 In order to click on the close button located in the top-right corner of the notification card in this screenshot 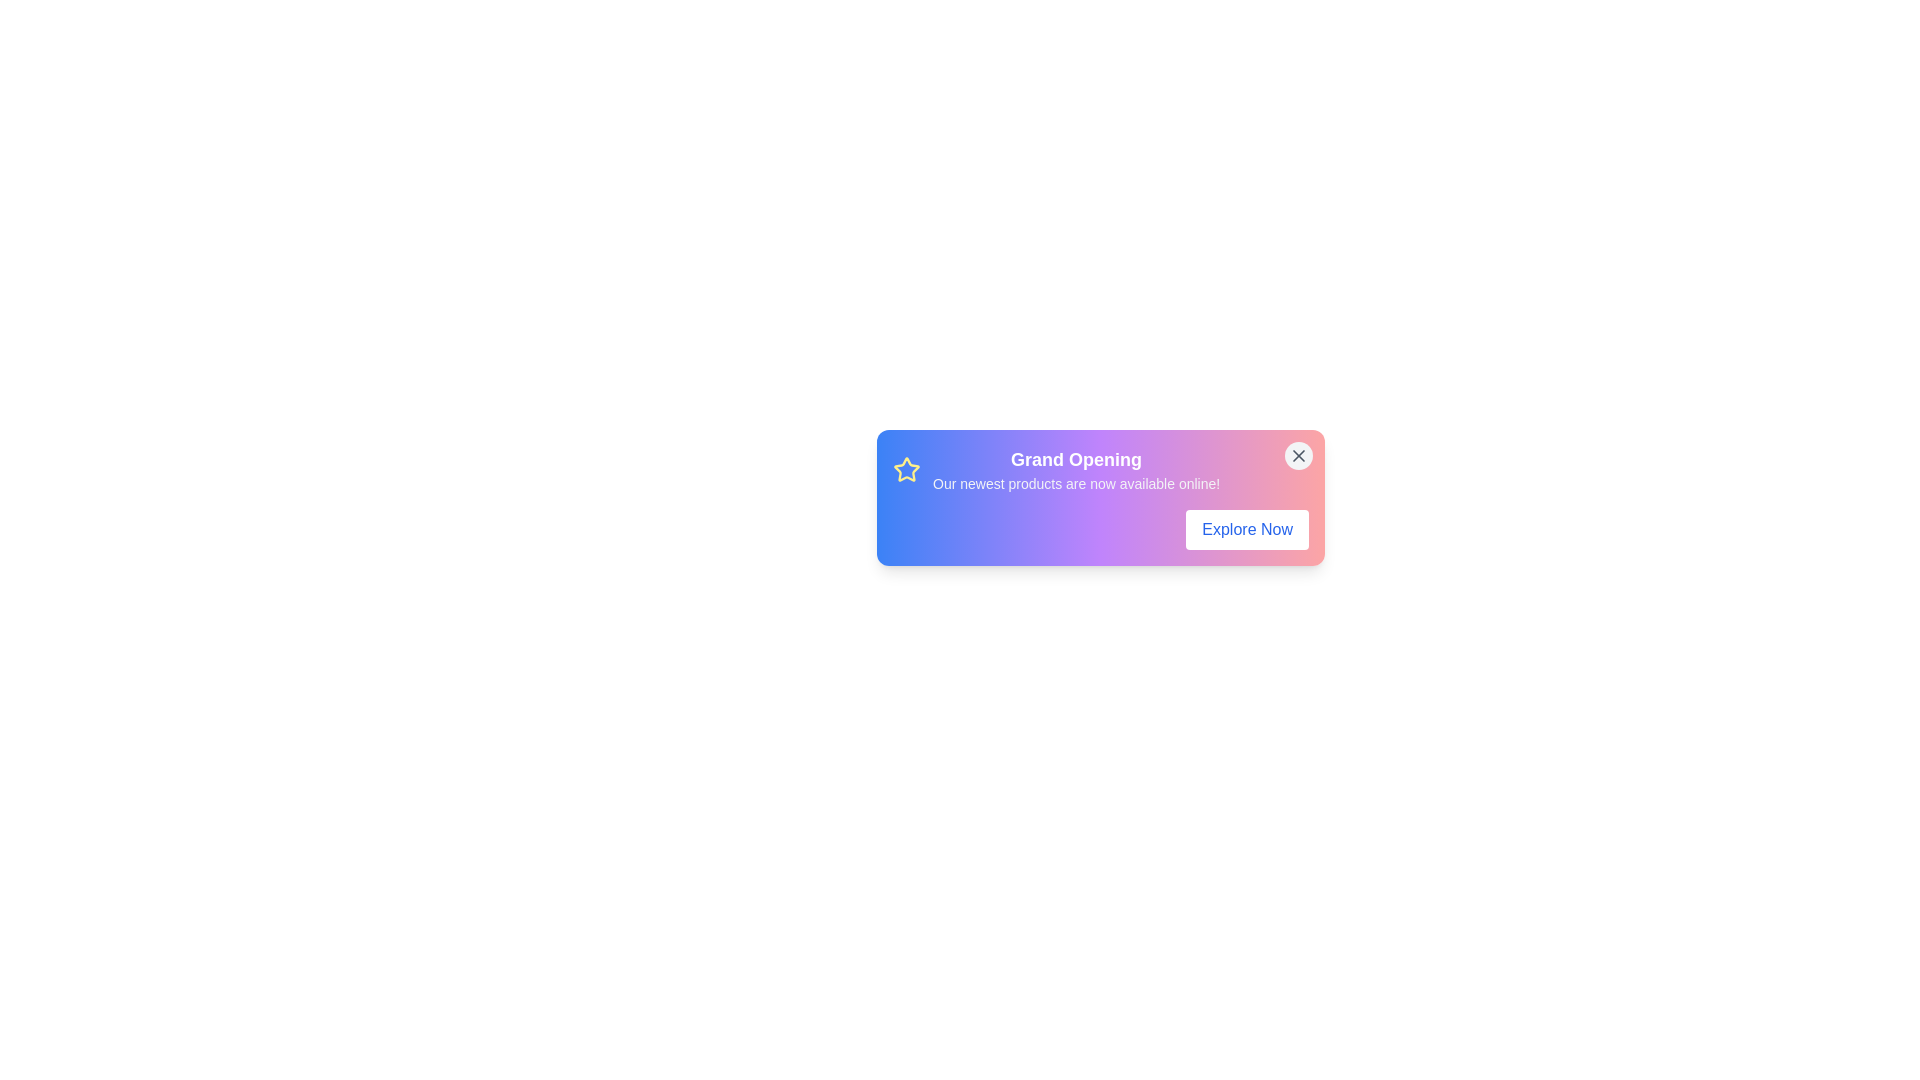, I will do `click(1299, 455)`.